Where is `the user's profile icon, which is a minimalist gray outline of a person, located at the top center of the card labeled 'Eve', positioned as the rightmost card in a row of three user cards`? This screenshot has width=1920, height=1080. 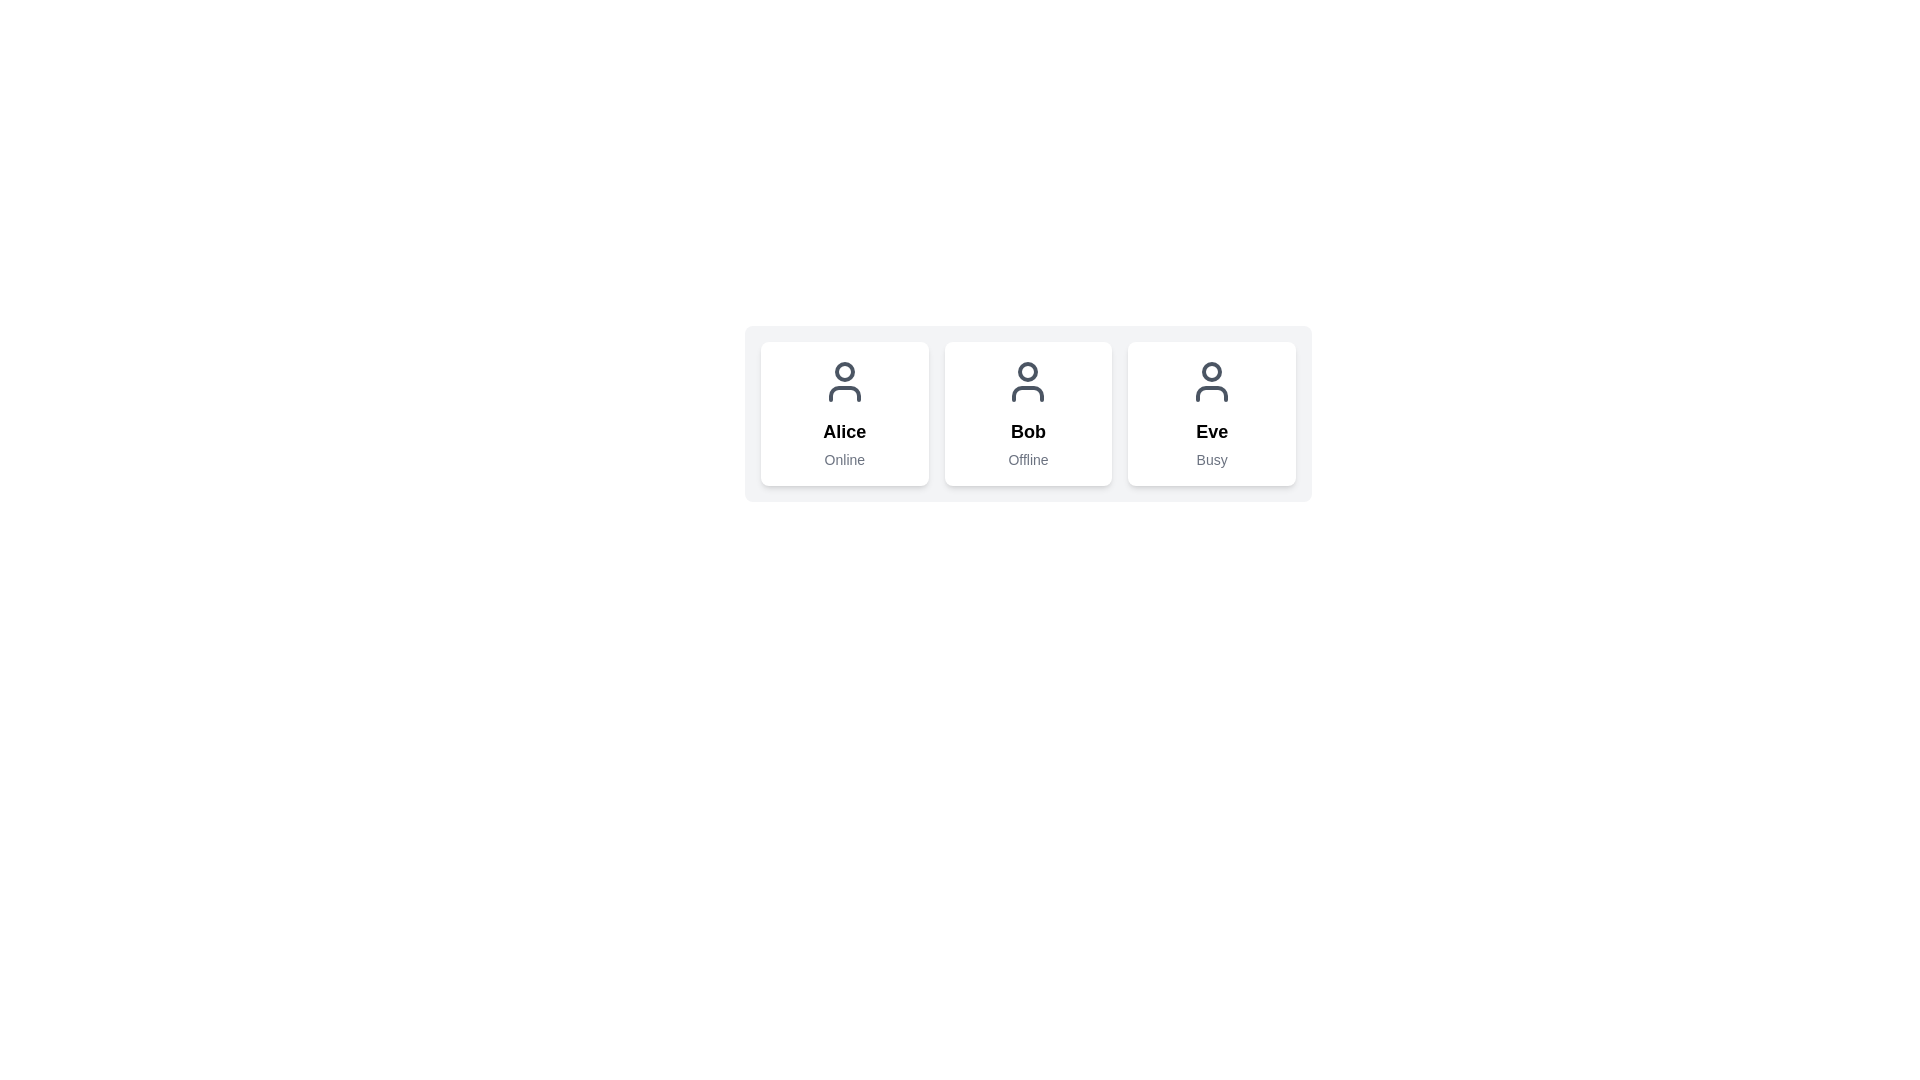 the user's profile icon, which is a minimalist gray outline of a person, located at the top center of the card labeled 'Eve', positioned as the rightmost card in a row of three user cards is located at coordinates (1211, 381).